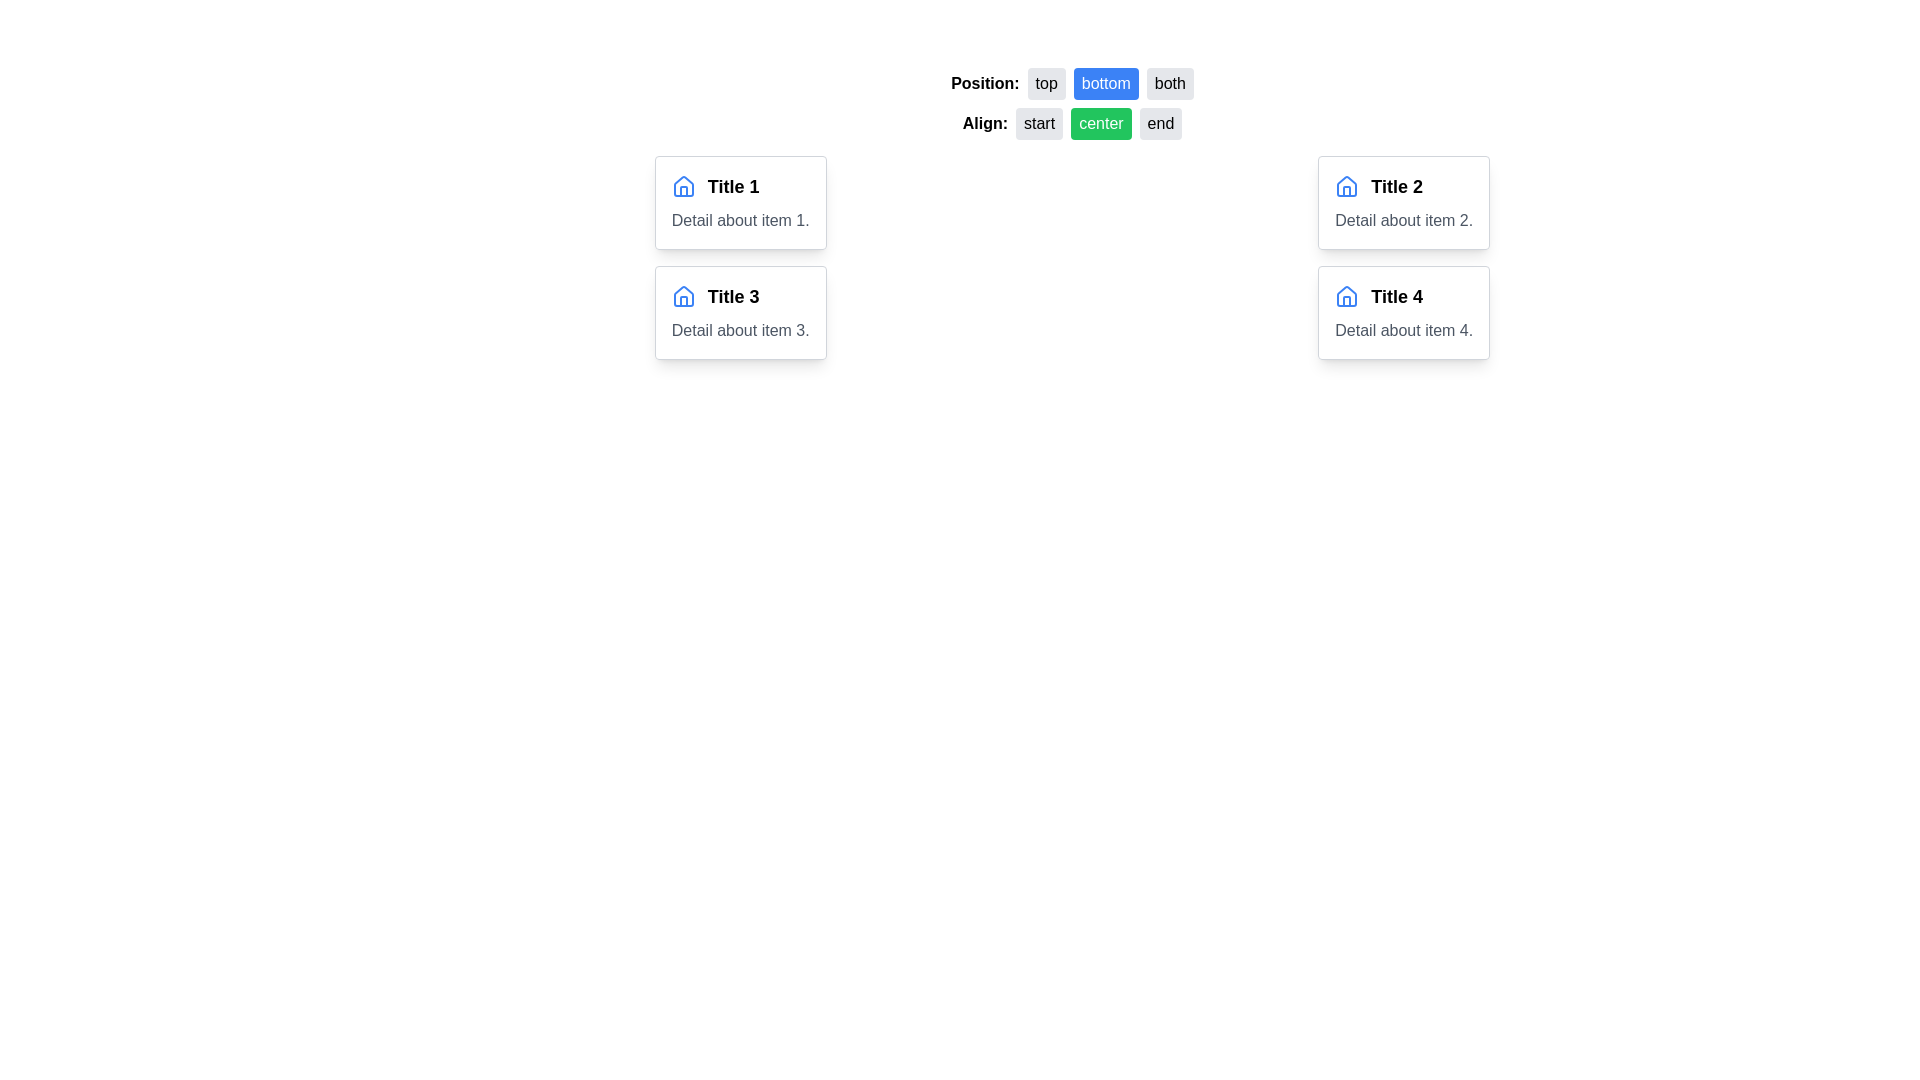  I want to click on the informational card for 'item 4' located in the second column and second row of the grid layout, so click(1403, 312).